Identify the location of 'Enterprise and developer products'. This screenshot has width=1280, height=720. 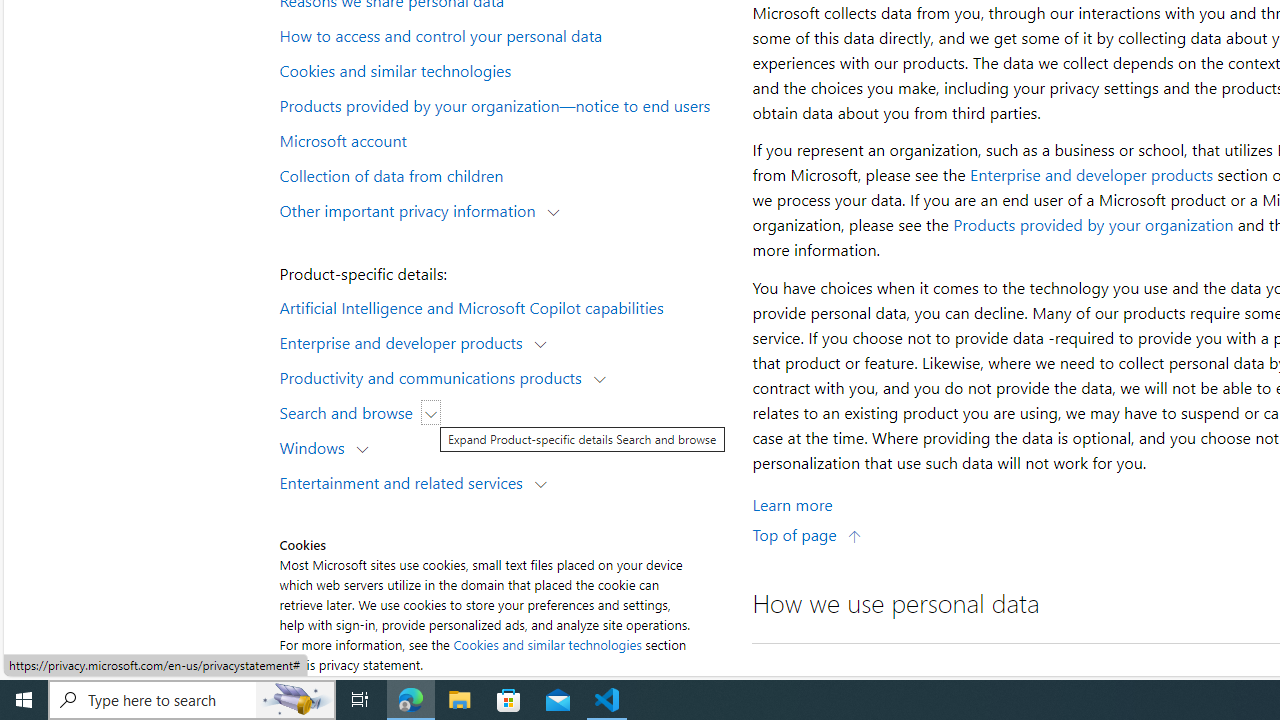
(1090, 173).